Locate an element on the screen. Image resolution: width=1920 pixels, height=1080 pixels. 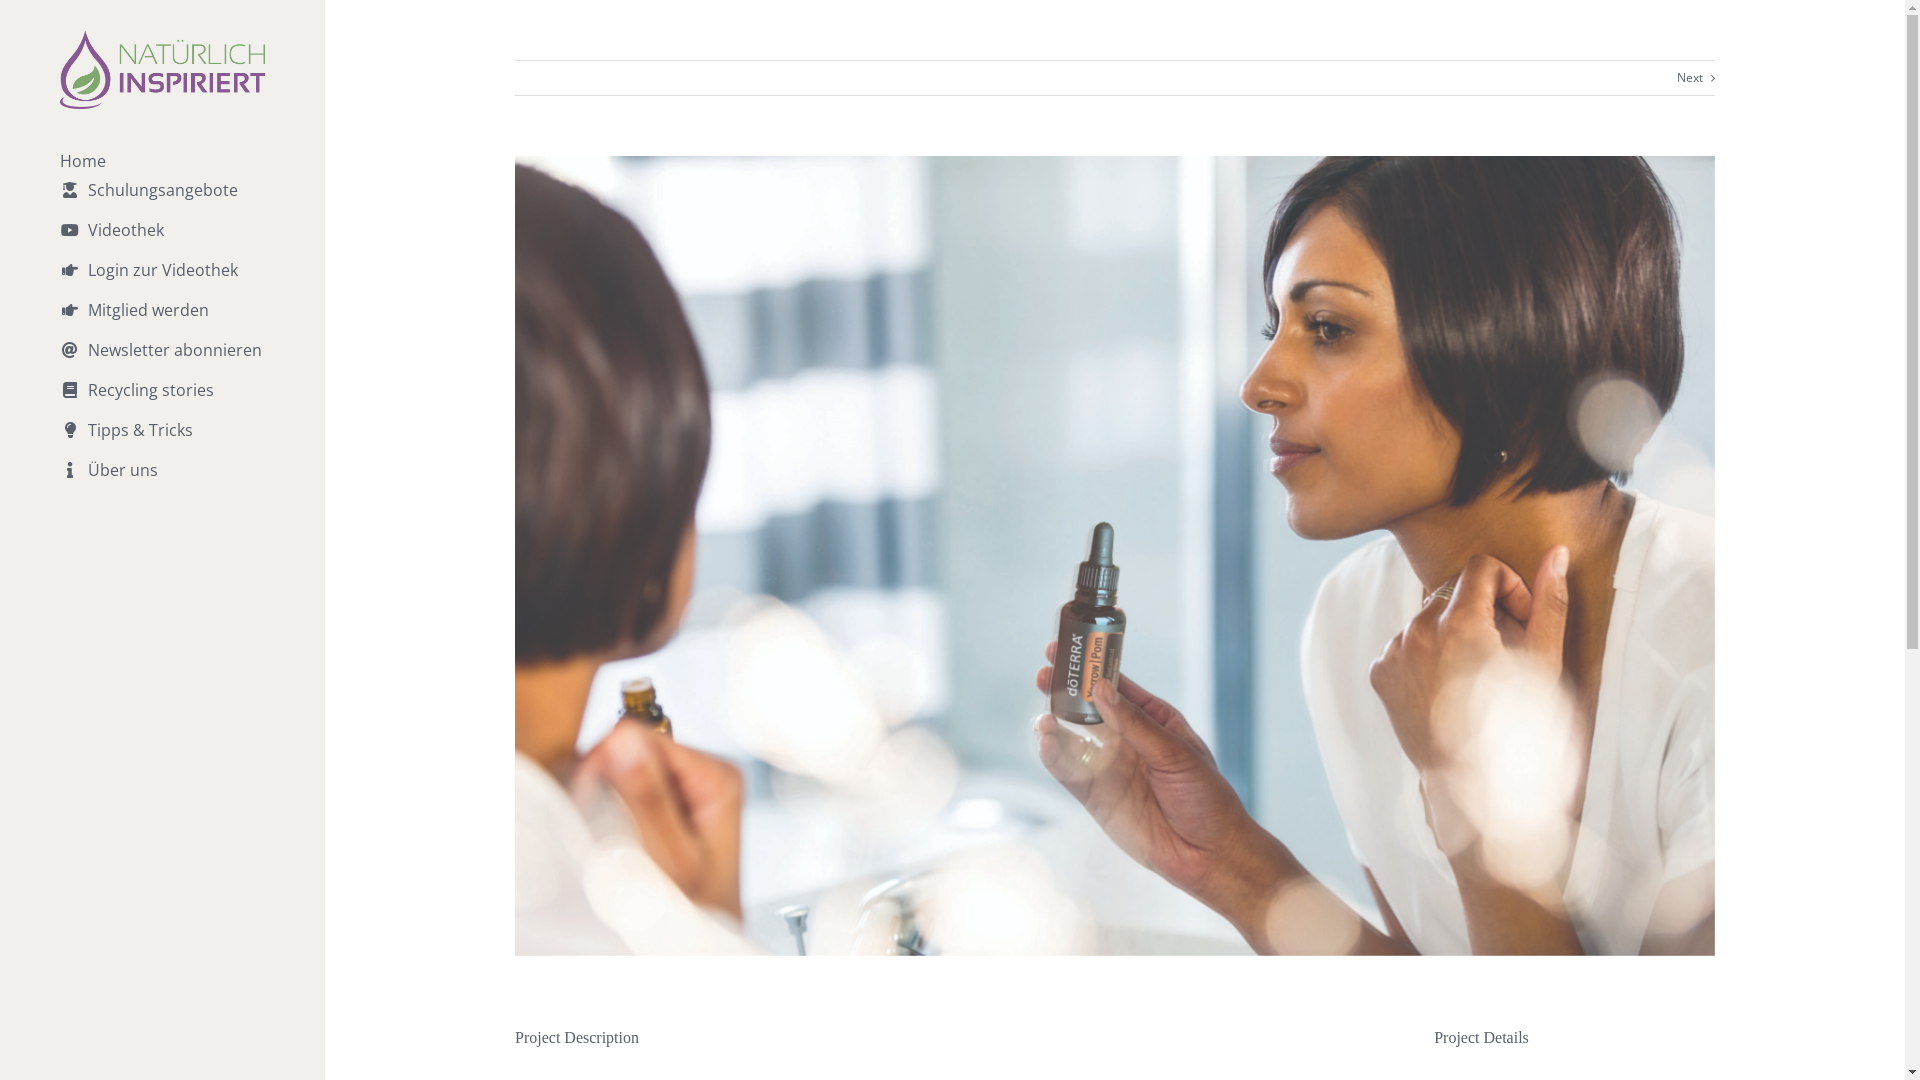
'Newsletter abonnieren' is located at coordinates (162, 362).